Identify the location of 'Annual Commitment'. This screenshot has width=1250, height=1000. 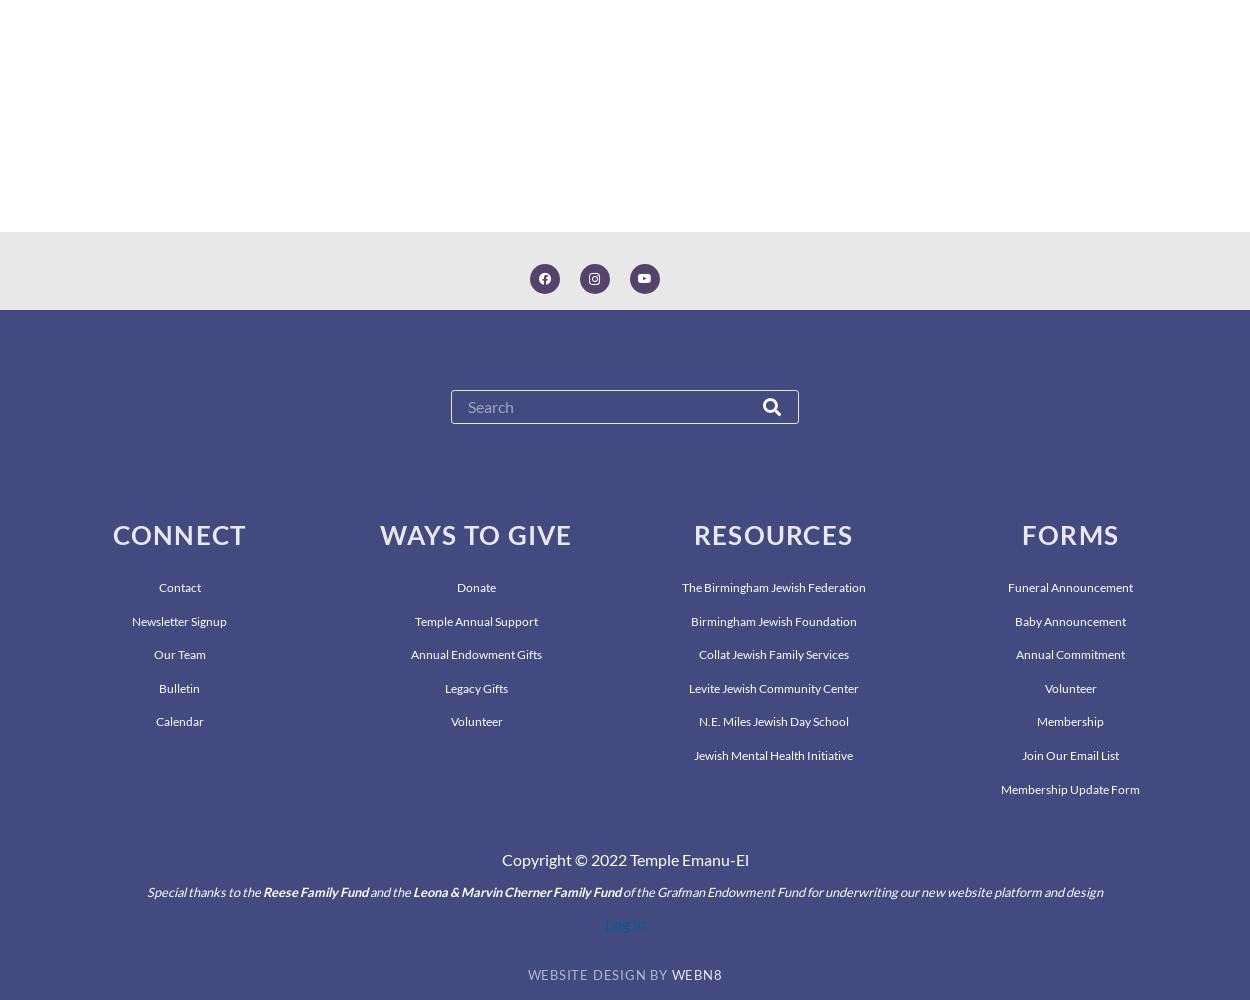
(1069, 654).